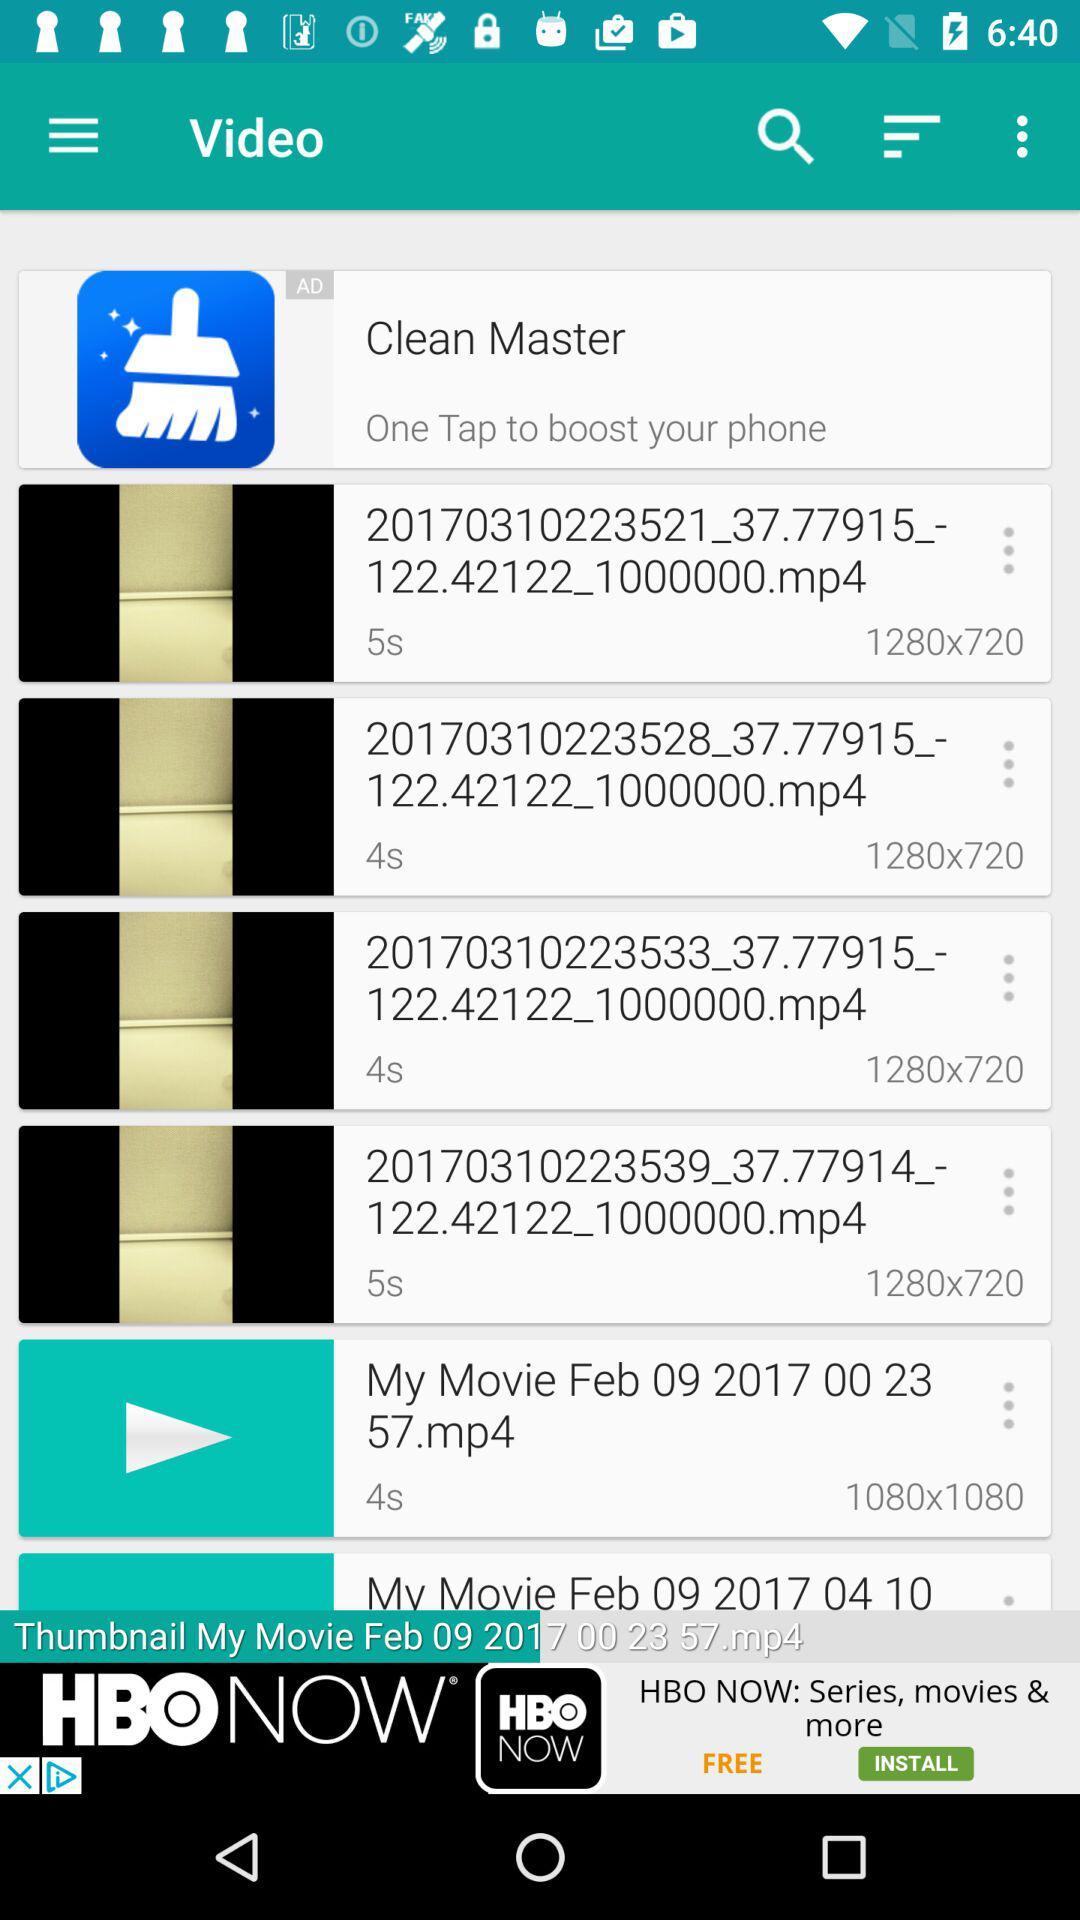 The height and width of the screenshot is (1920, 1080). What do you see at coordinates (785, 136) in the screenshot?
I see `the search icon which is beside to video` at bounding box center [785, 136].